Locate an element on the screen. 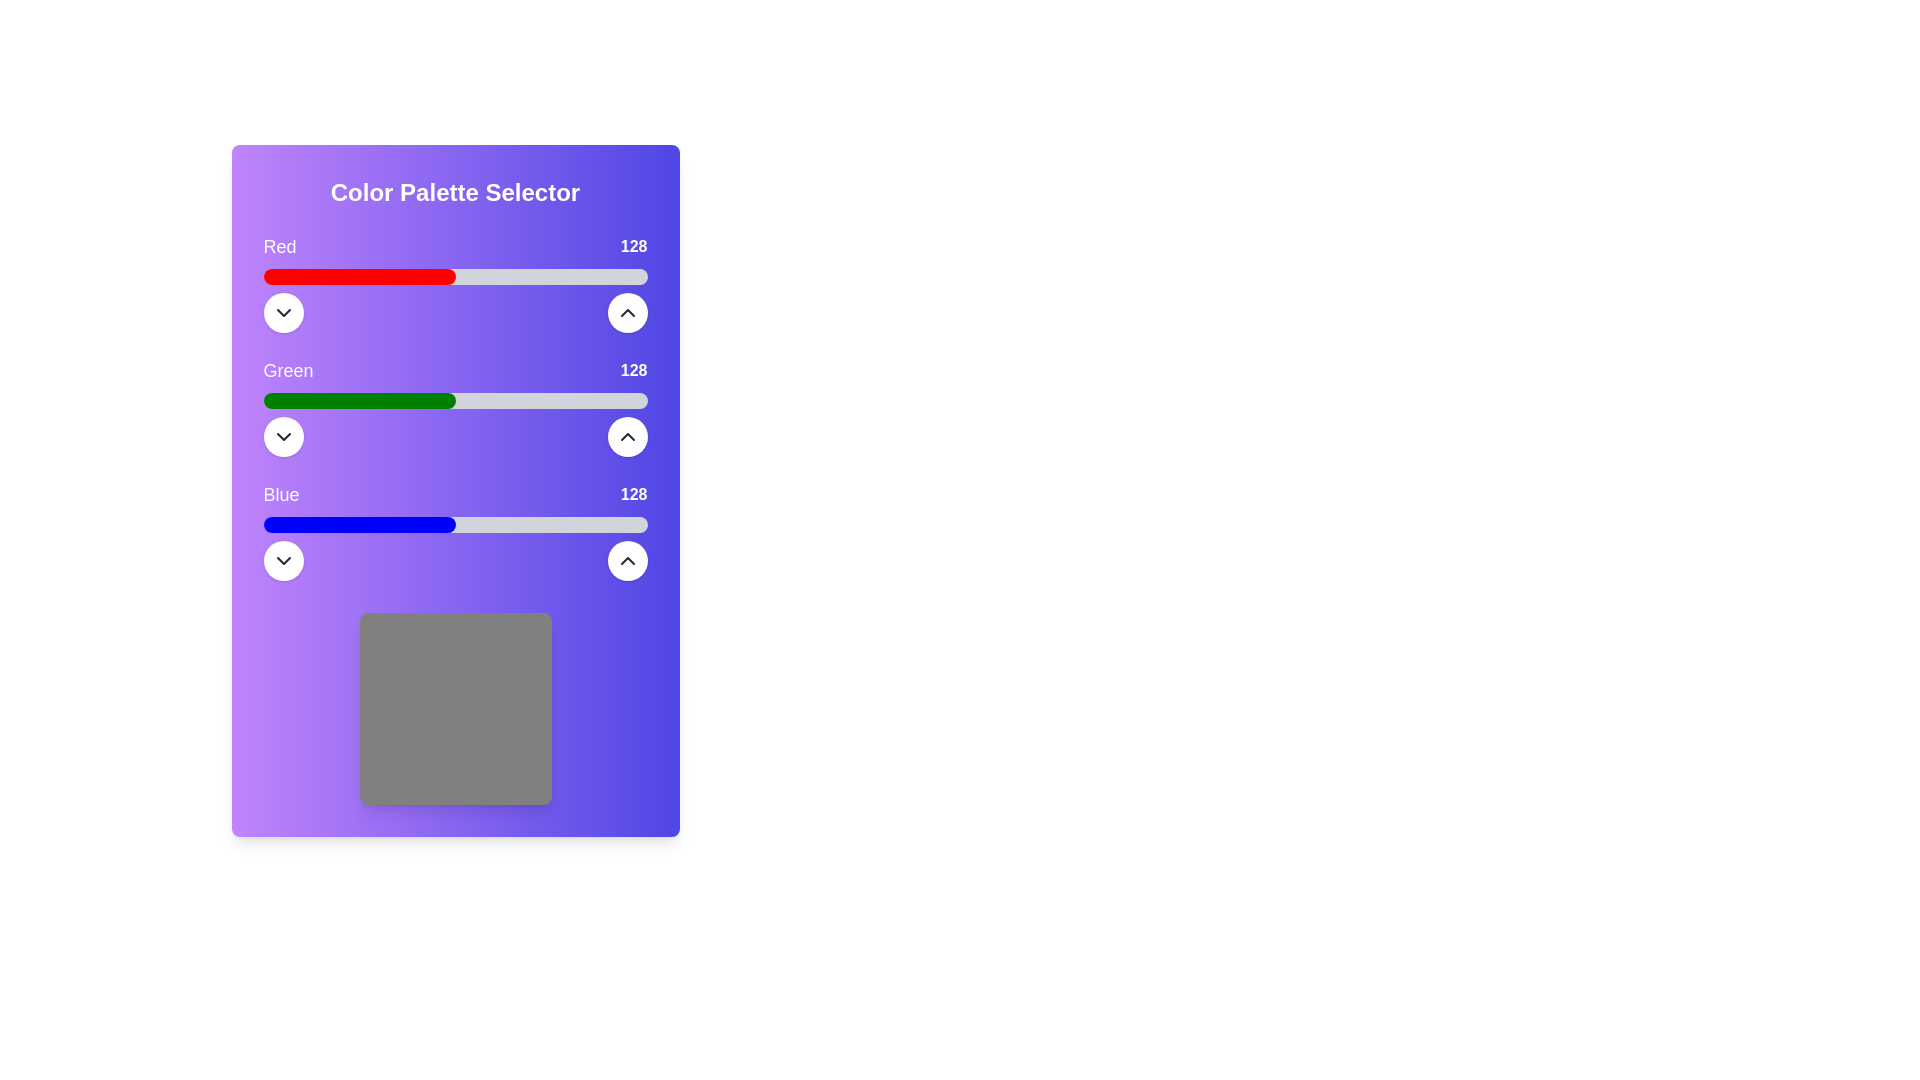  the value of the leftmost segment of the horizontal progress bar representing the 'Red' component in the color mixer is located at coordinates (359, 277).